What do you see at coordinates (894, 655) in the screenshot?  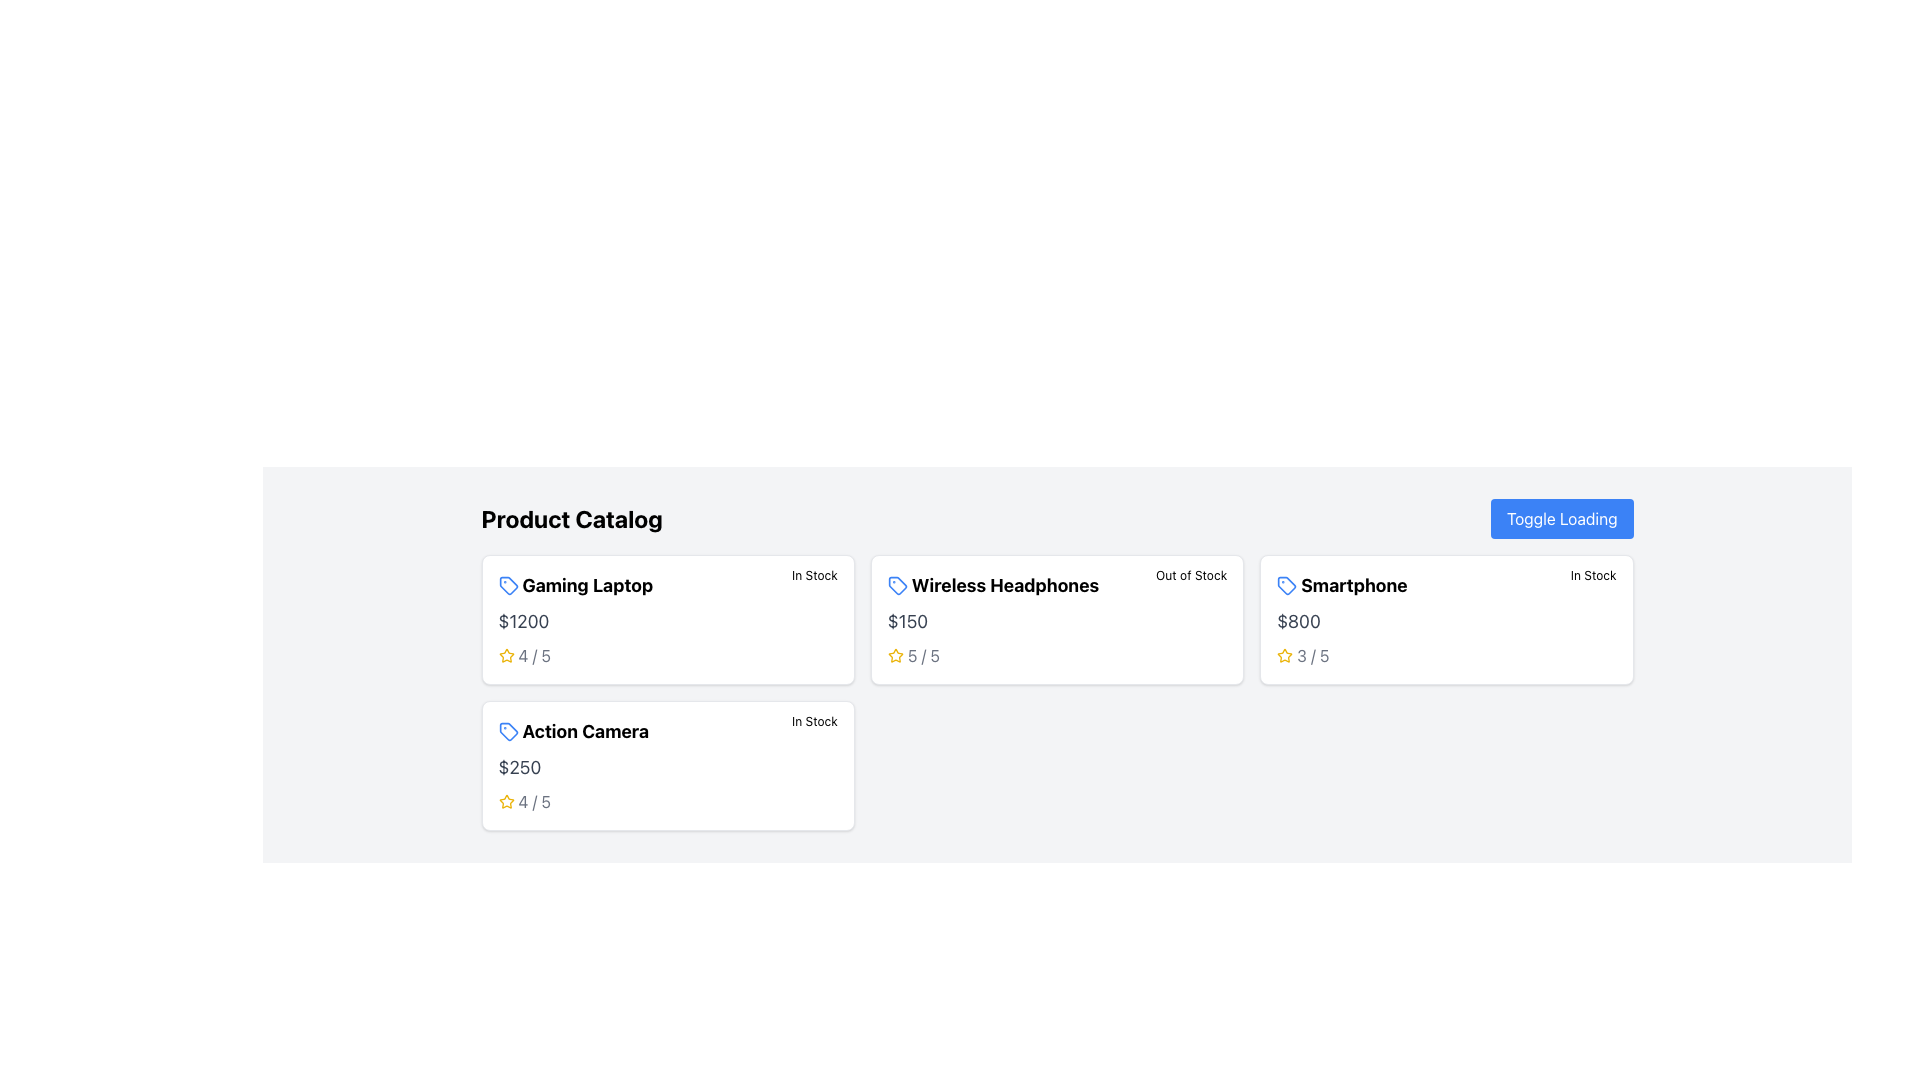 I see `the Rating Star Icon located` at bounding box center [894, 655].